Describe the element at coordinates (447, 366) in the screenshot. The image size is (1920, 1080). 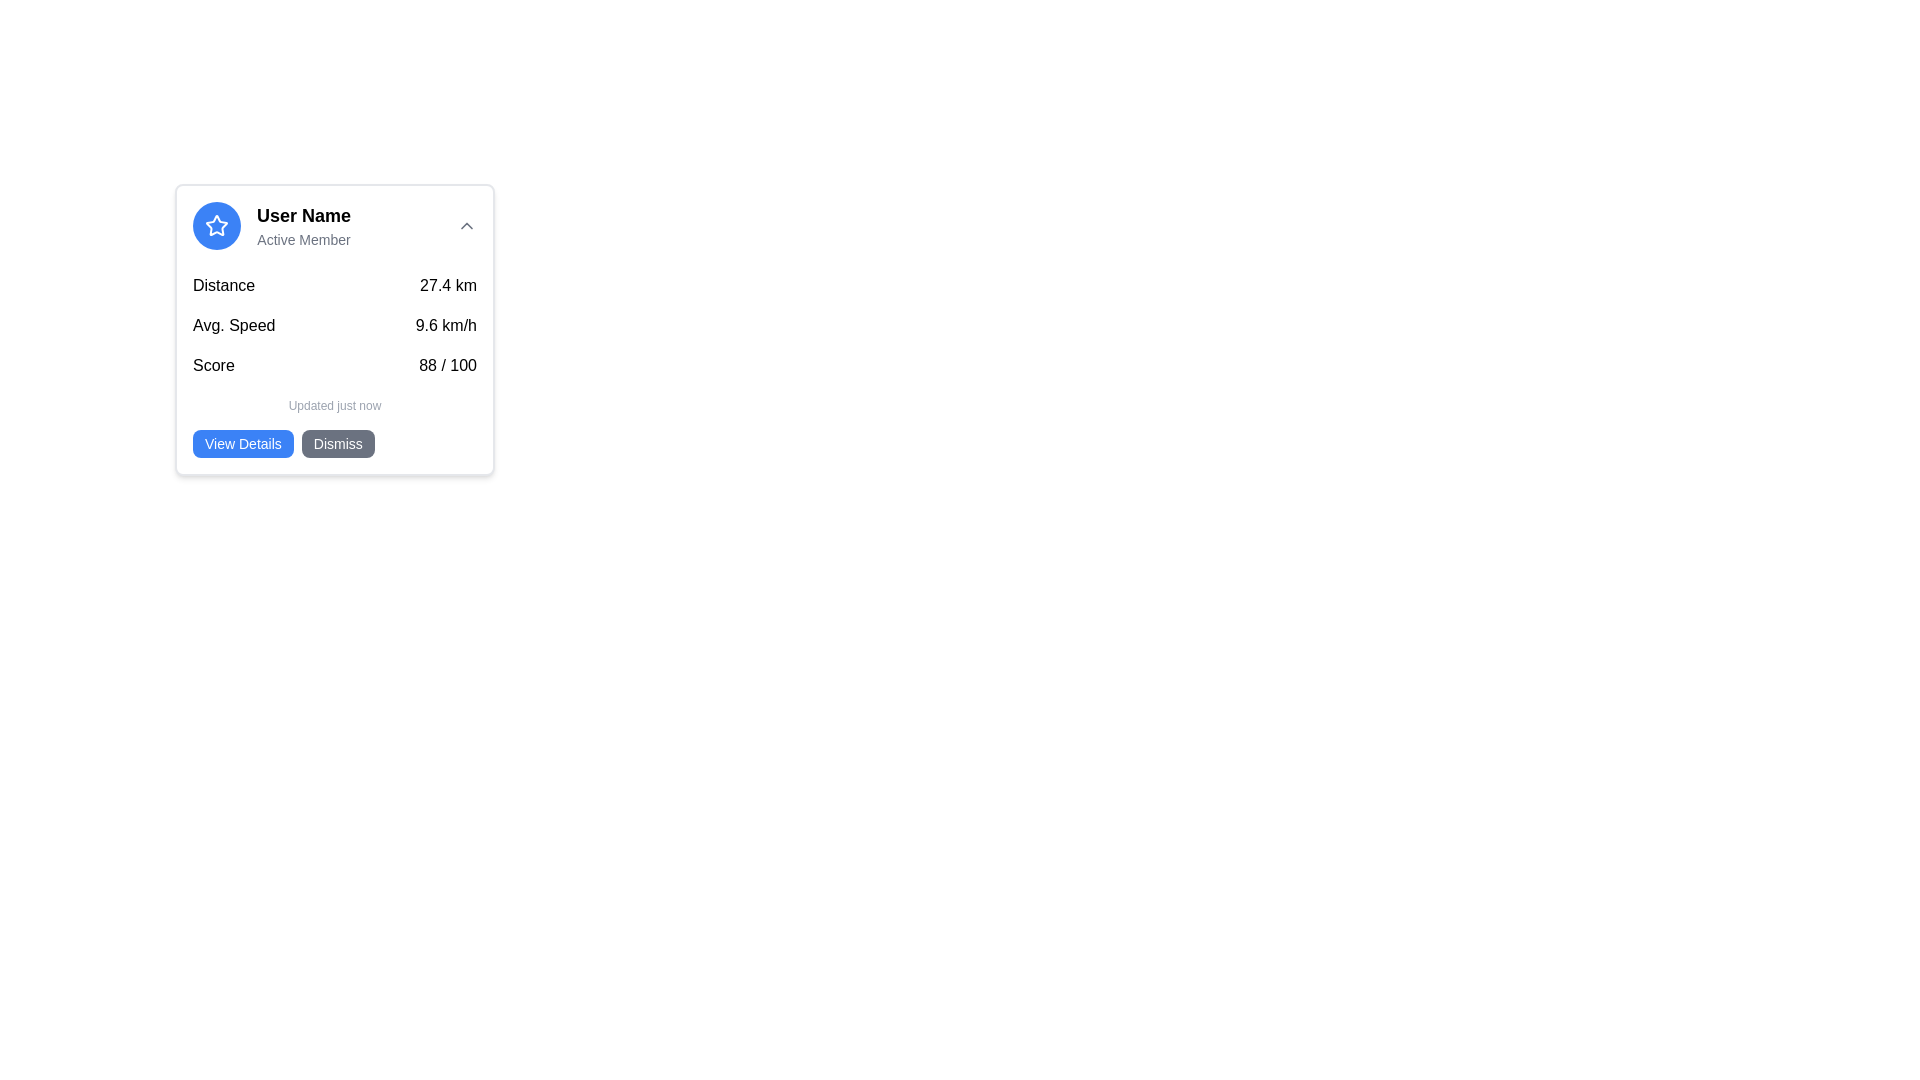
I see `the text label displaying the score '88 / 100', which is located to the right of the word 'Score' in the user statistics section` at that location.